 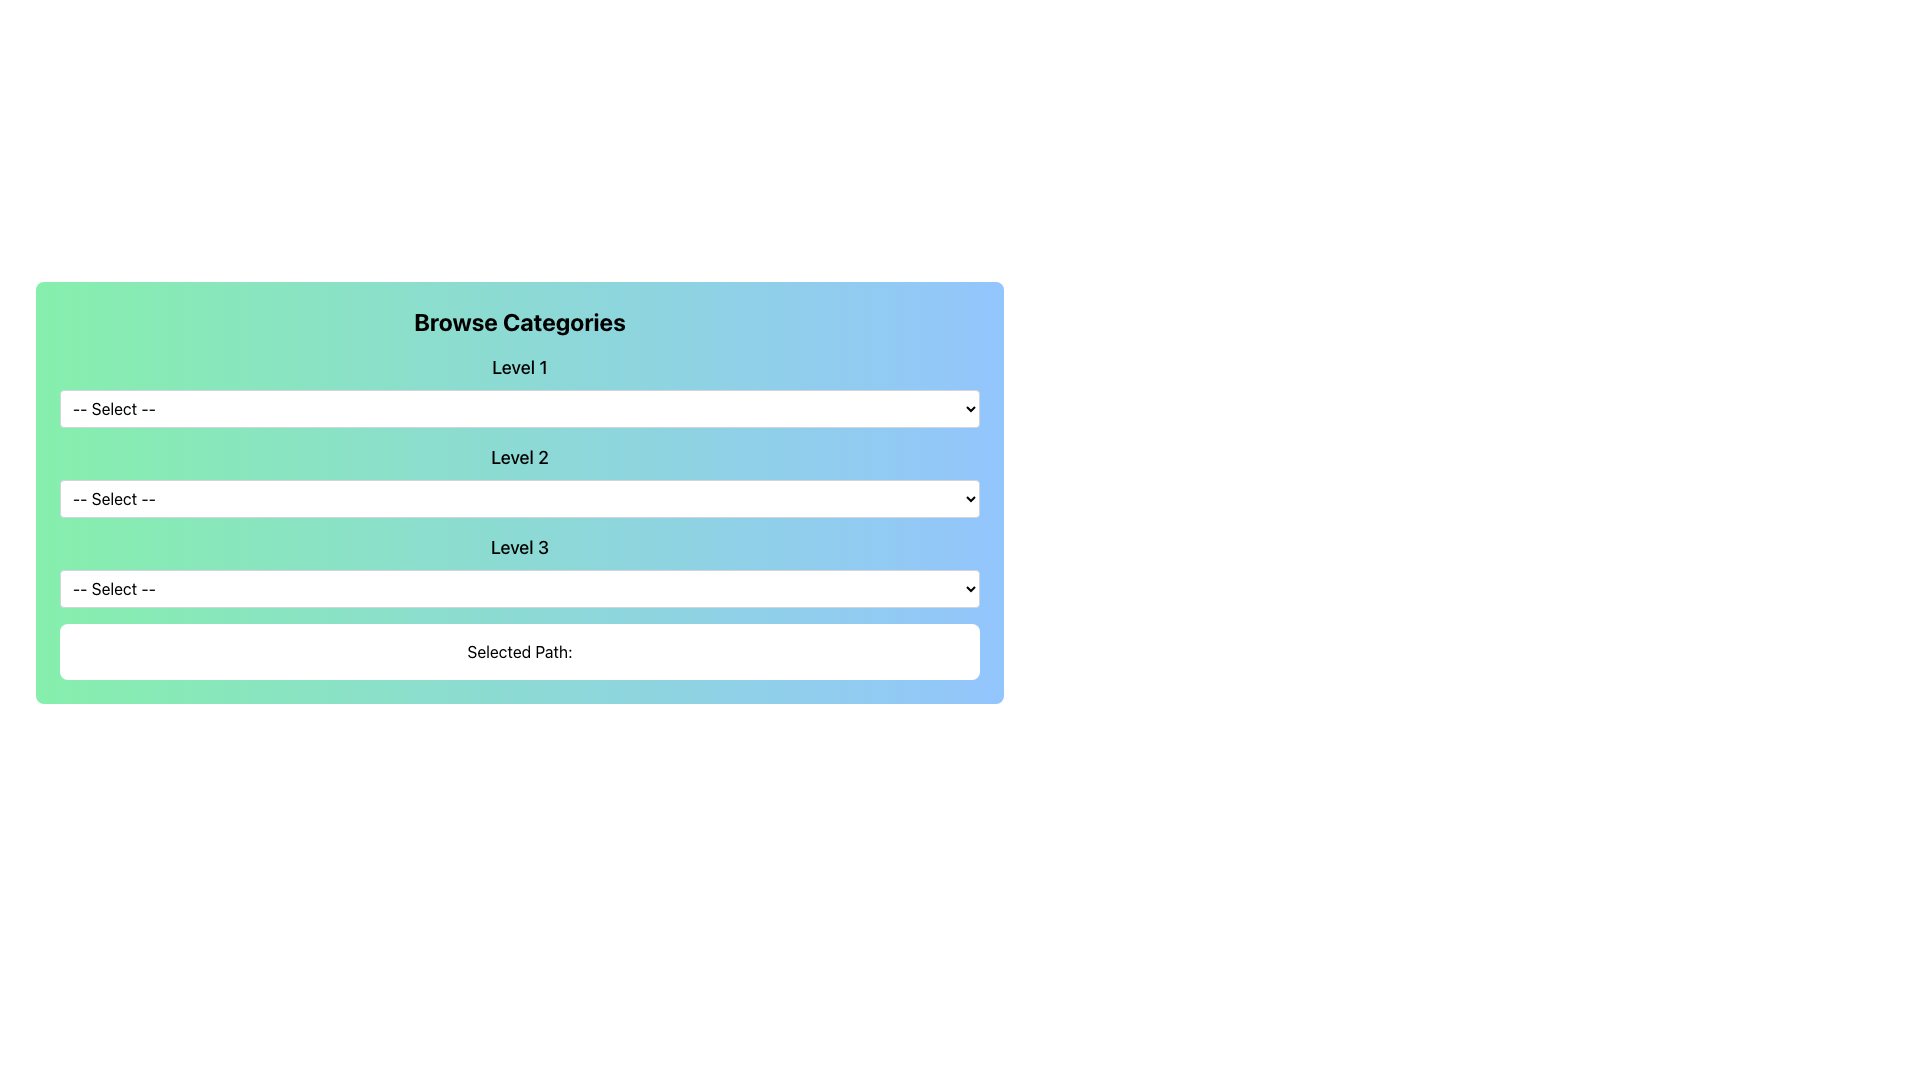 What do you see at coordinates (519, 407) in the screenshot?
I see `an option from the dropdown menu located below the 'Level 1' heading, which has a white background and rounded corners` at bounding box center [519, 407].